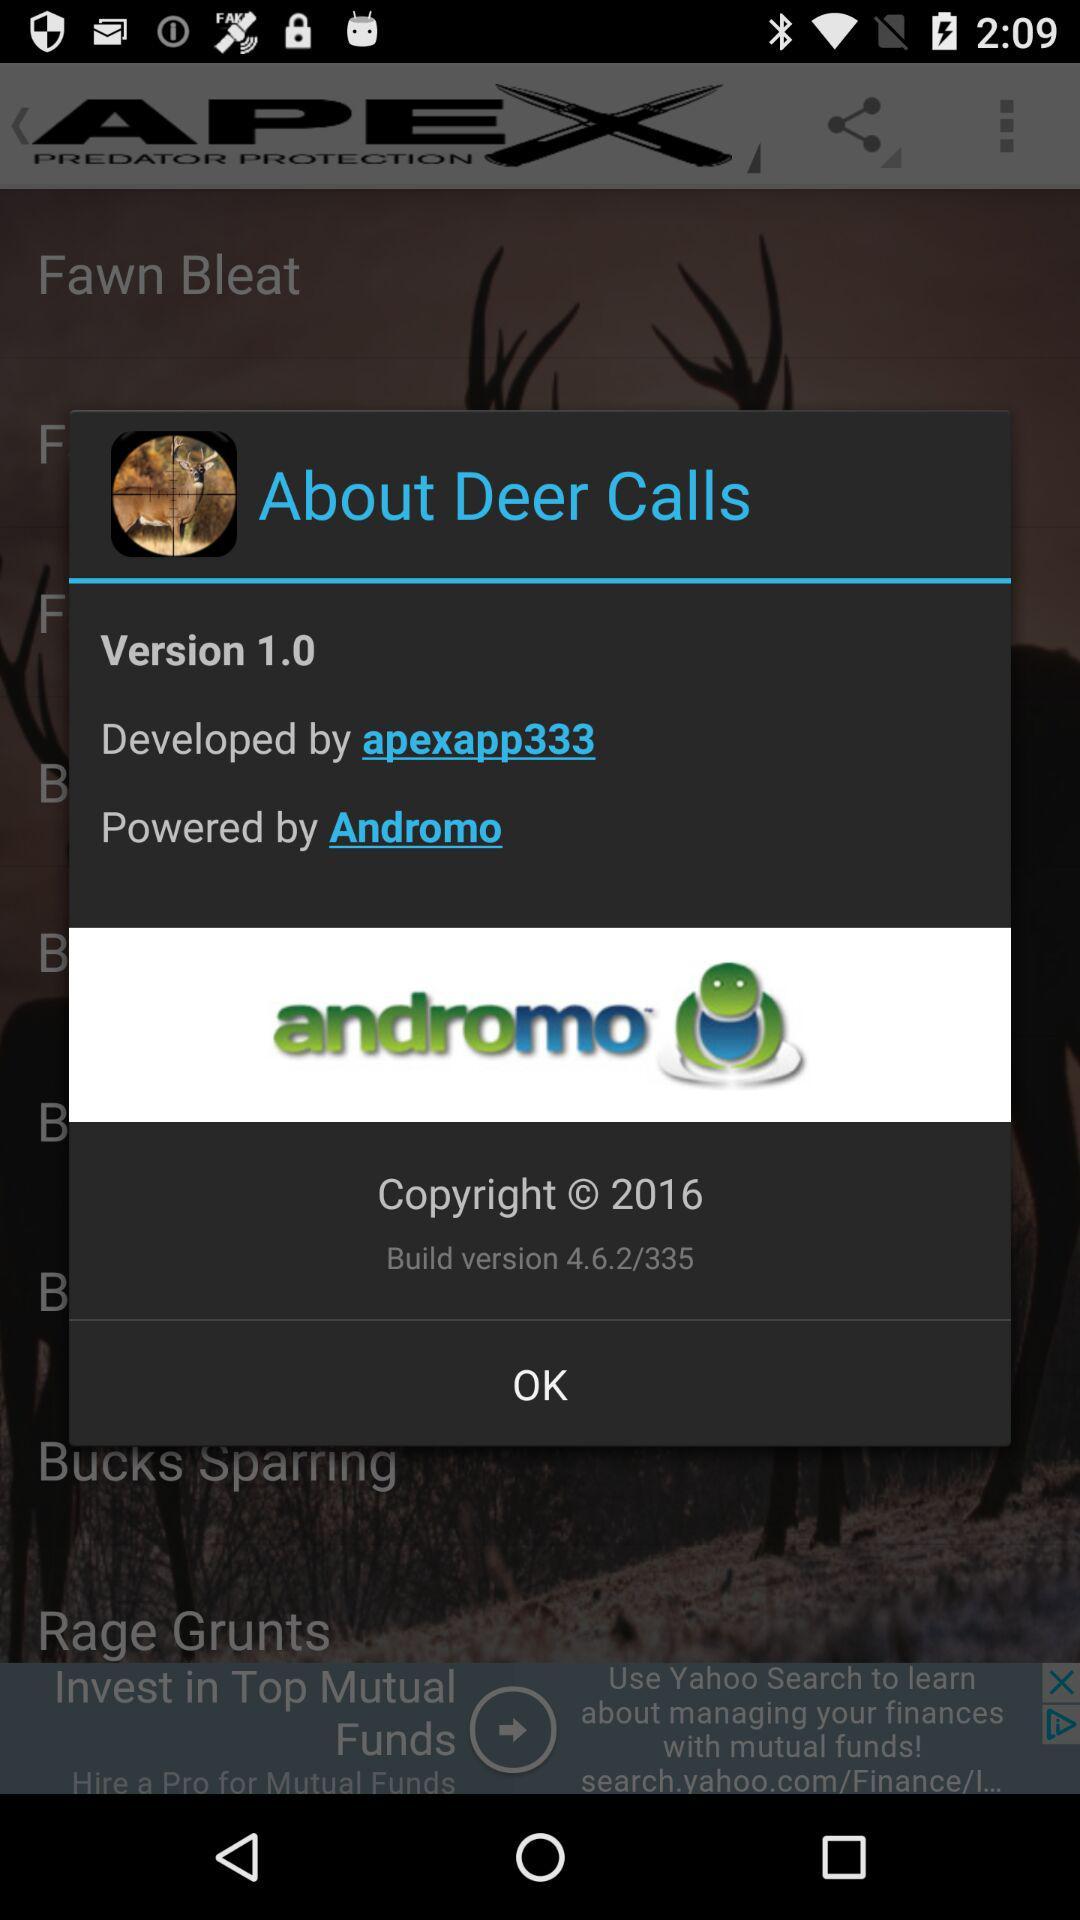 Image resolution: width=1080 pixels, height=1920 pixels. Describe the element at coordinates (540, 841) in the screenshot. I see `the powered by andromo` at that location.